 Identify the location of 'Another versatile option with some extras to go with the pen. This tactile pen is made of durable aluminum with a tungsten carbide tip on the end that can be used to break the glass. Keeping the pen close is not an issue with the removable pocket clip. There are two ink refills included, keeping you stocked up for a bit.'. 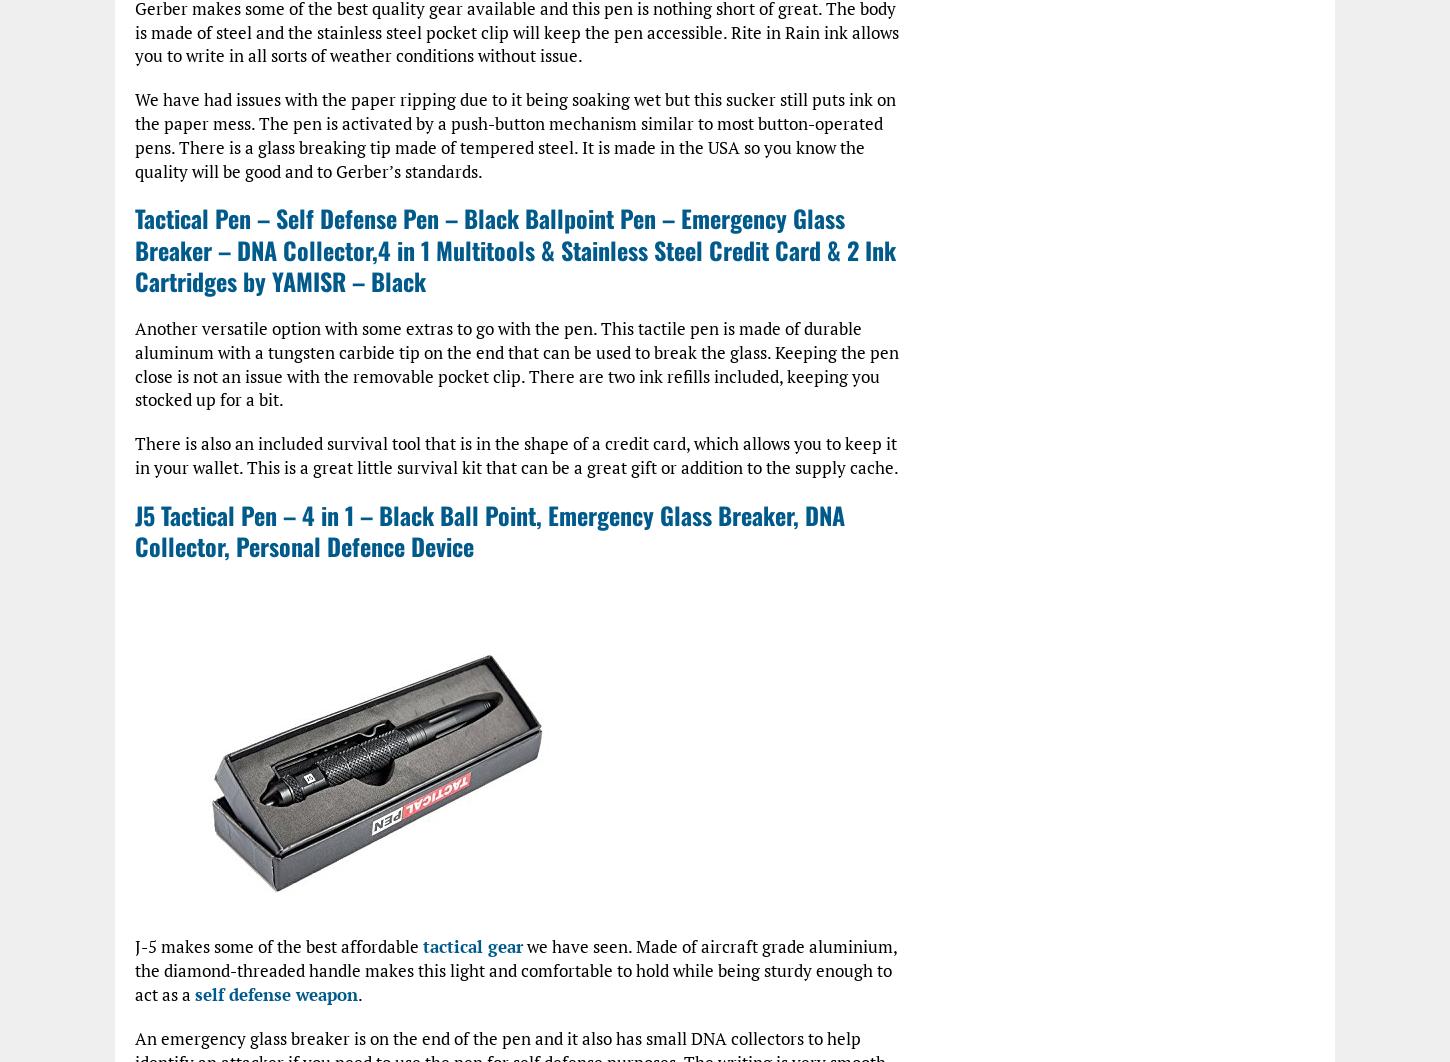
(517, 362).